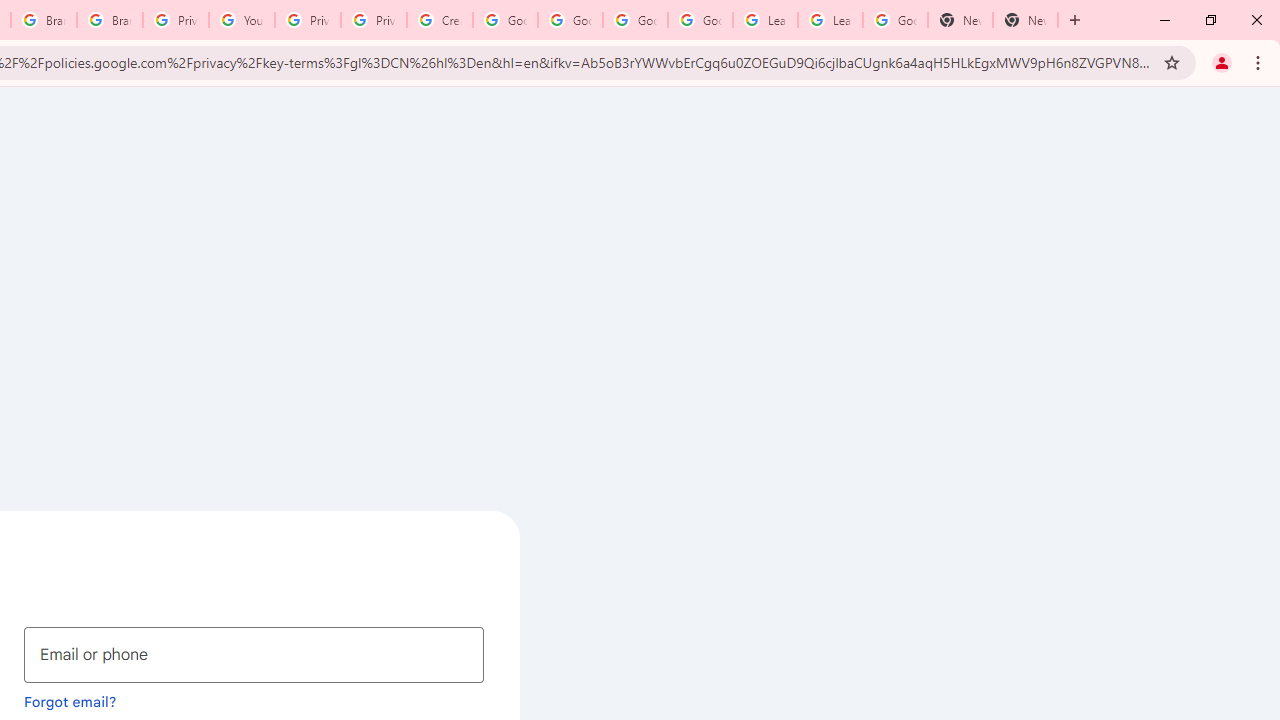  I want to click on 'Email or phone', so click(253, 654).